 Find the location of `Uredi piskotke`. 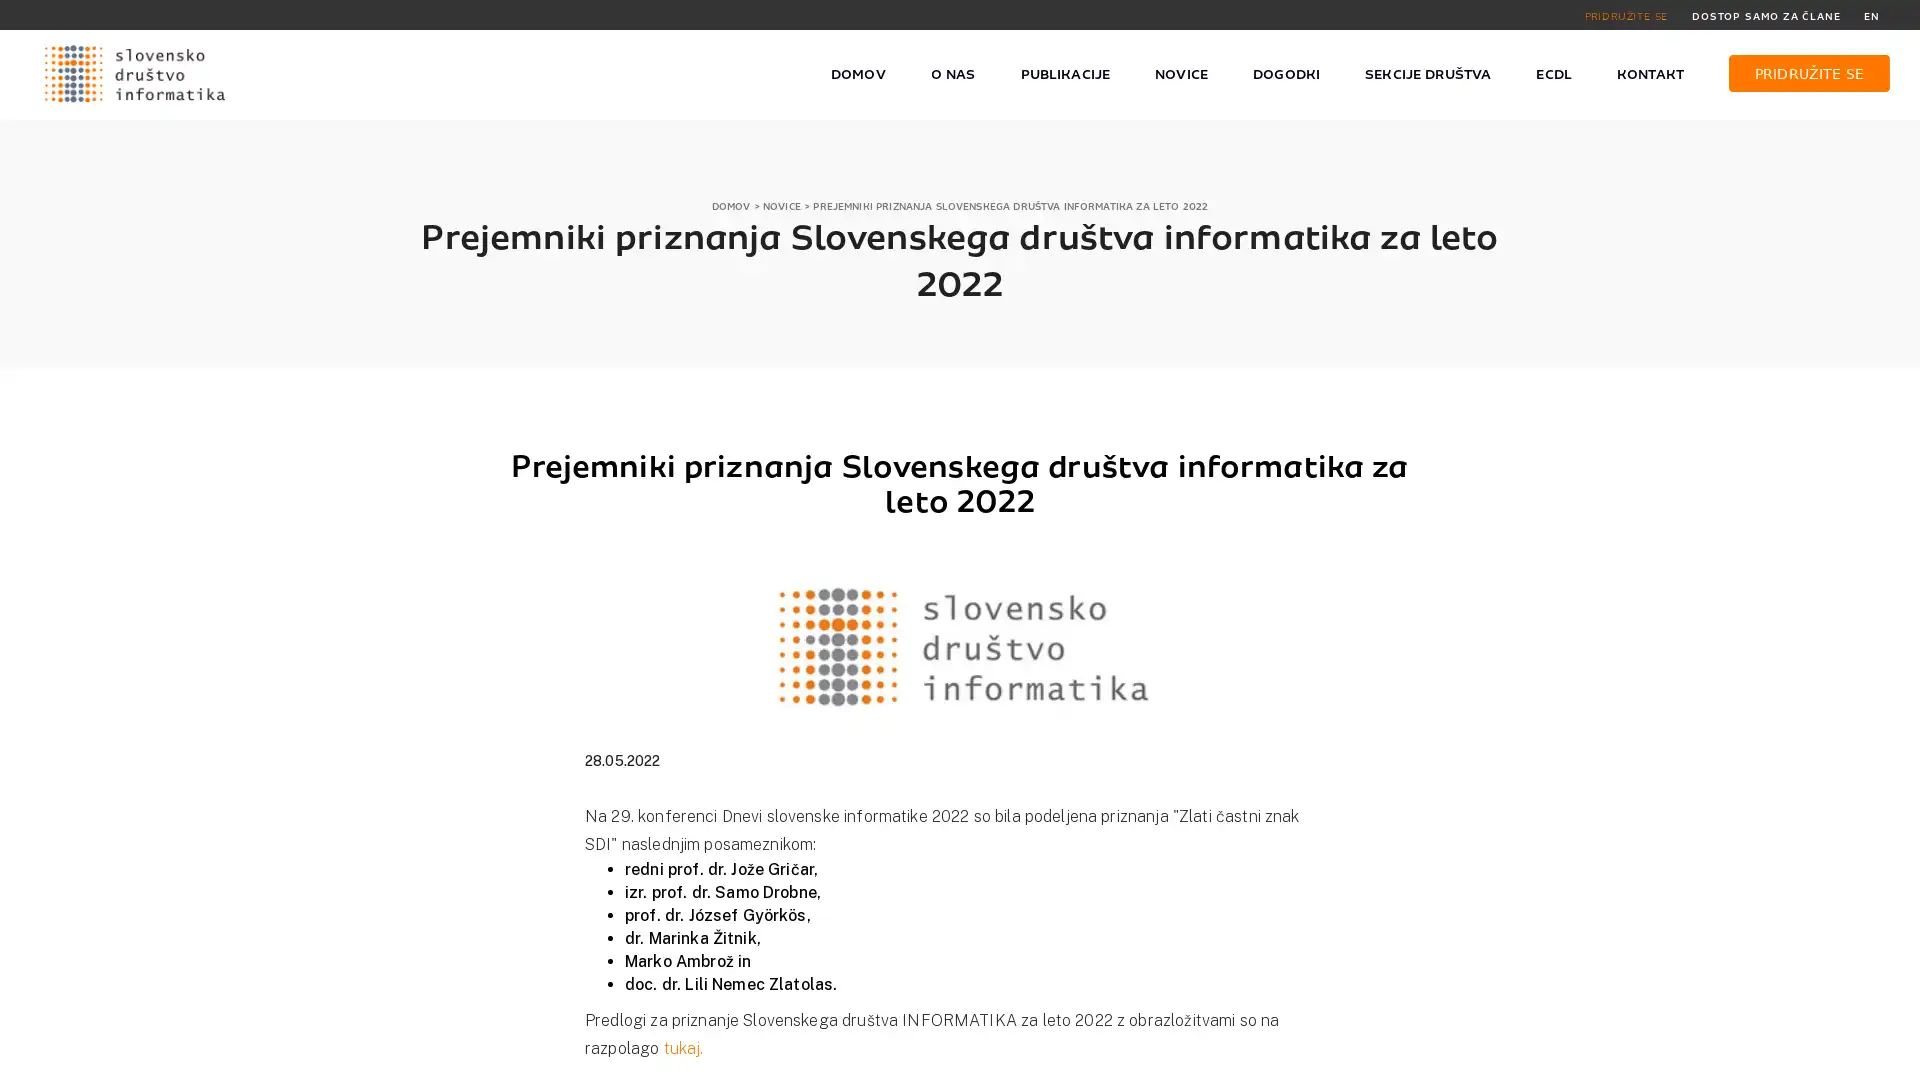

Uredi piskotke is located at coordinates (1420, 1053).